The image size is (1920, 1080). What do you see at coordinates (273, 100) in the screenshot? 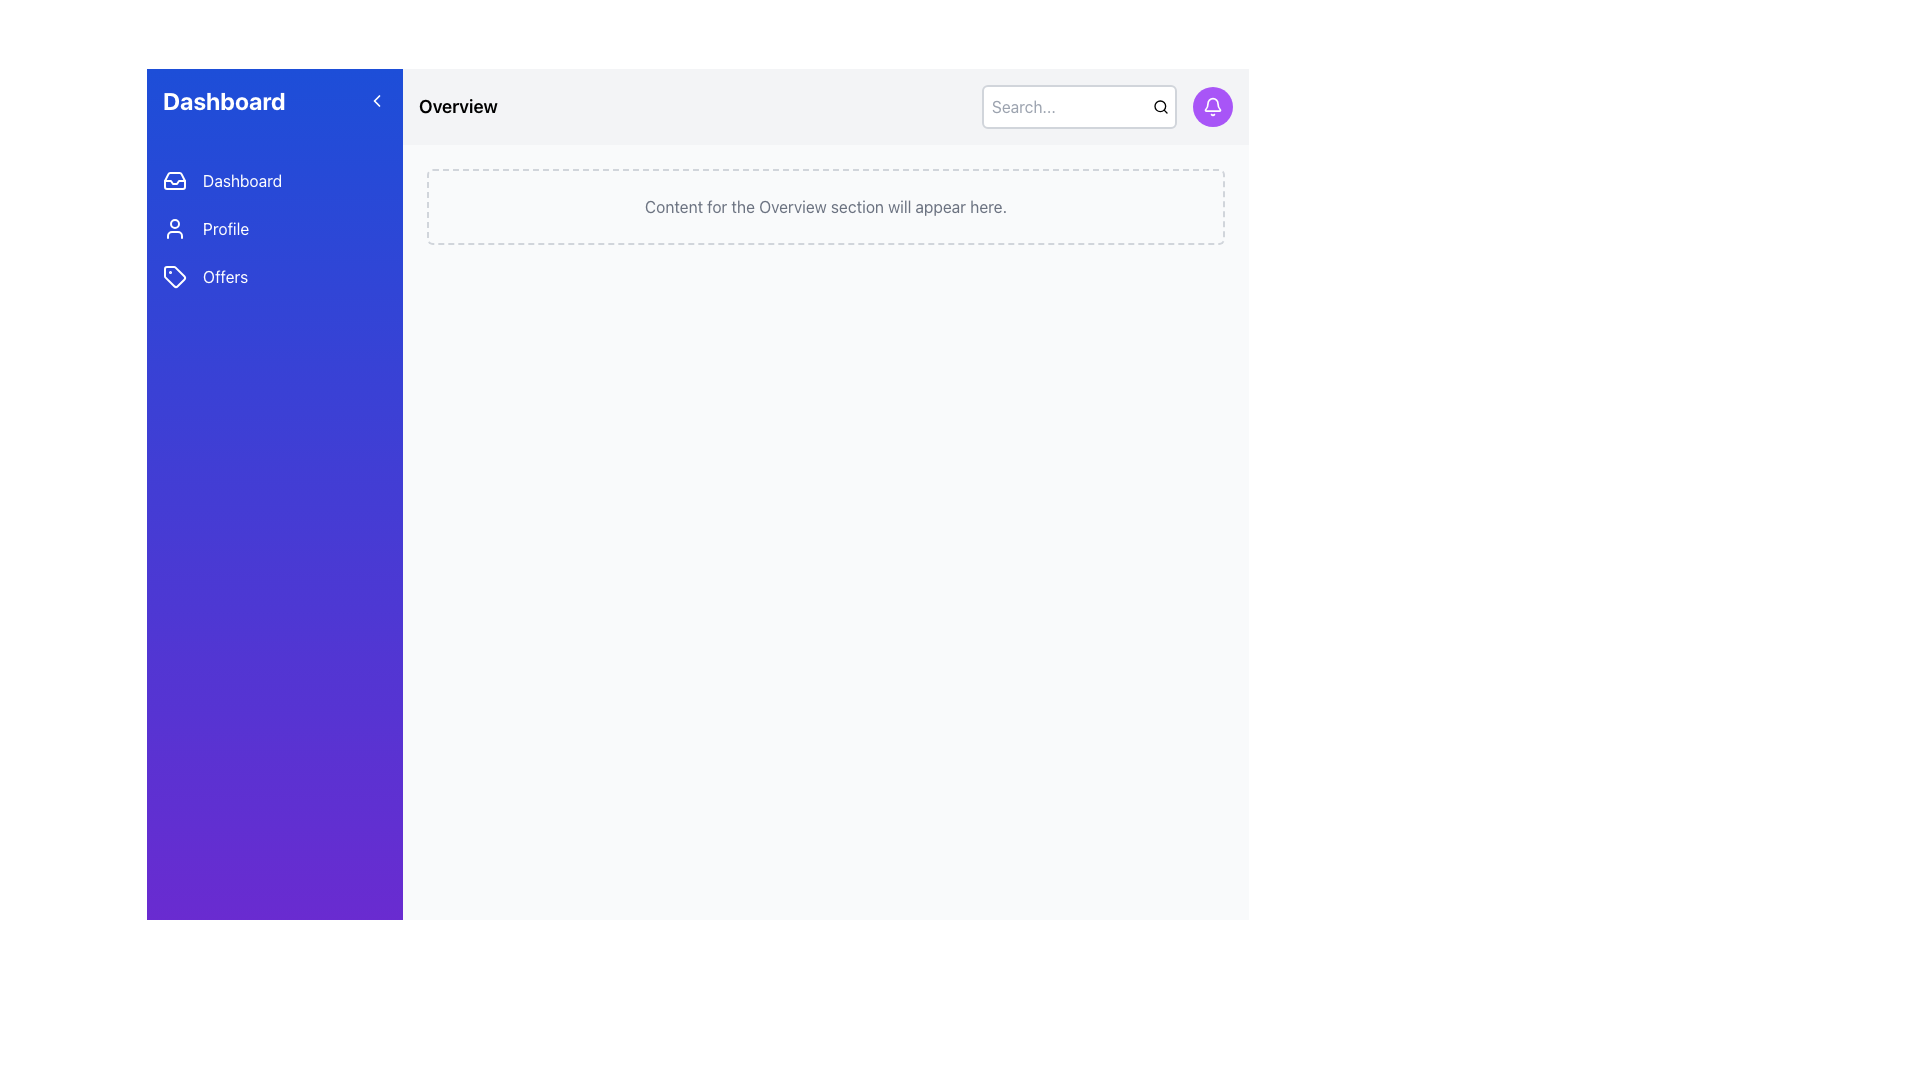
I see `the 'Dashboard' header in the navigation sidebar, which has a gradient blue-to-purple background and contains bold white text aligned to the left with a left-pointing arrow icon on the right` at bounding box center [273, 100].